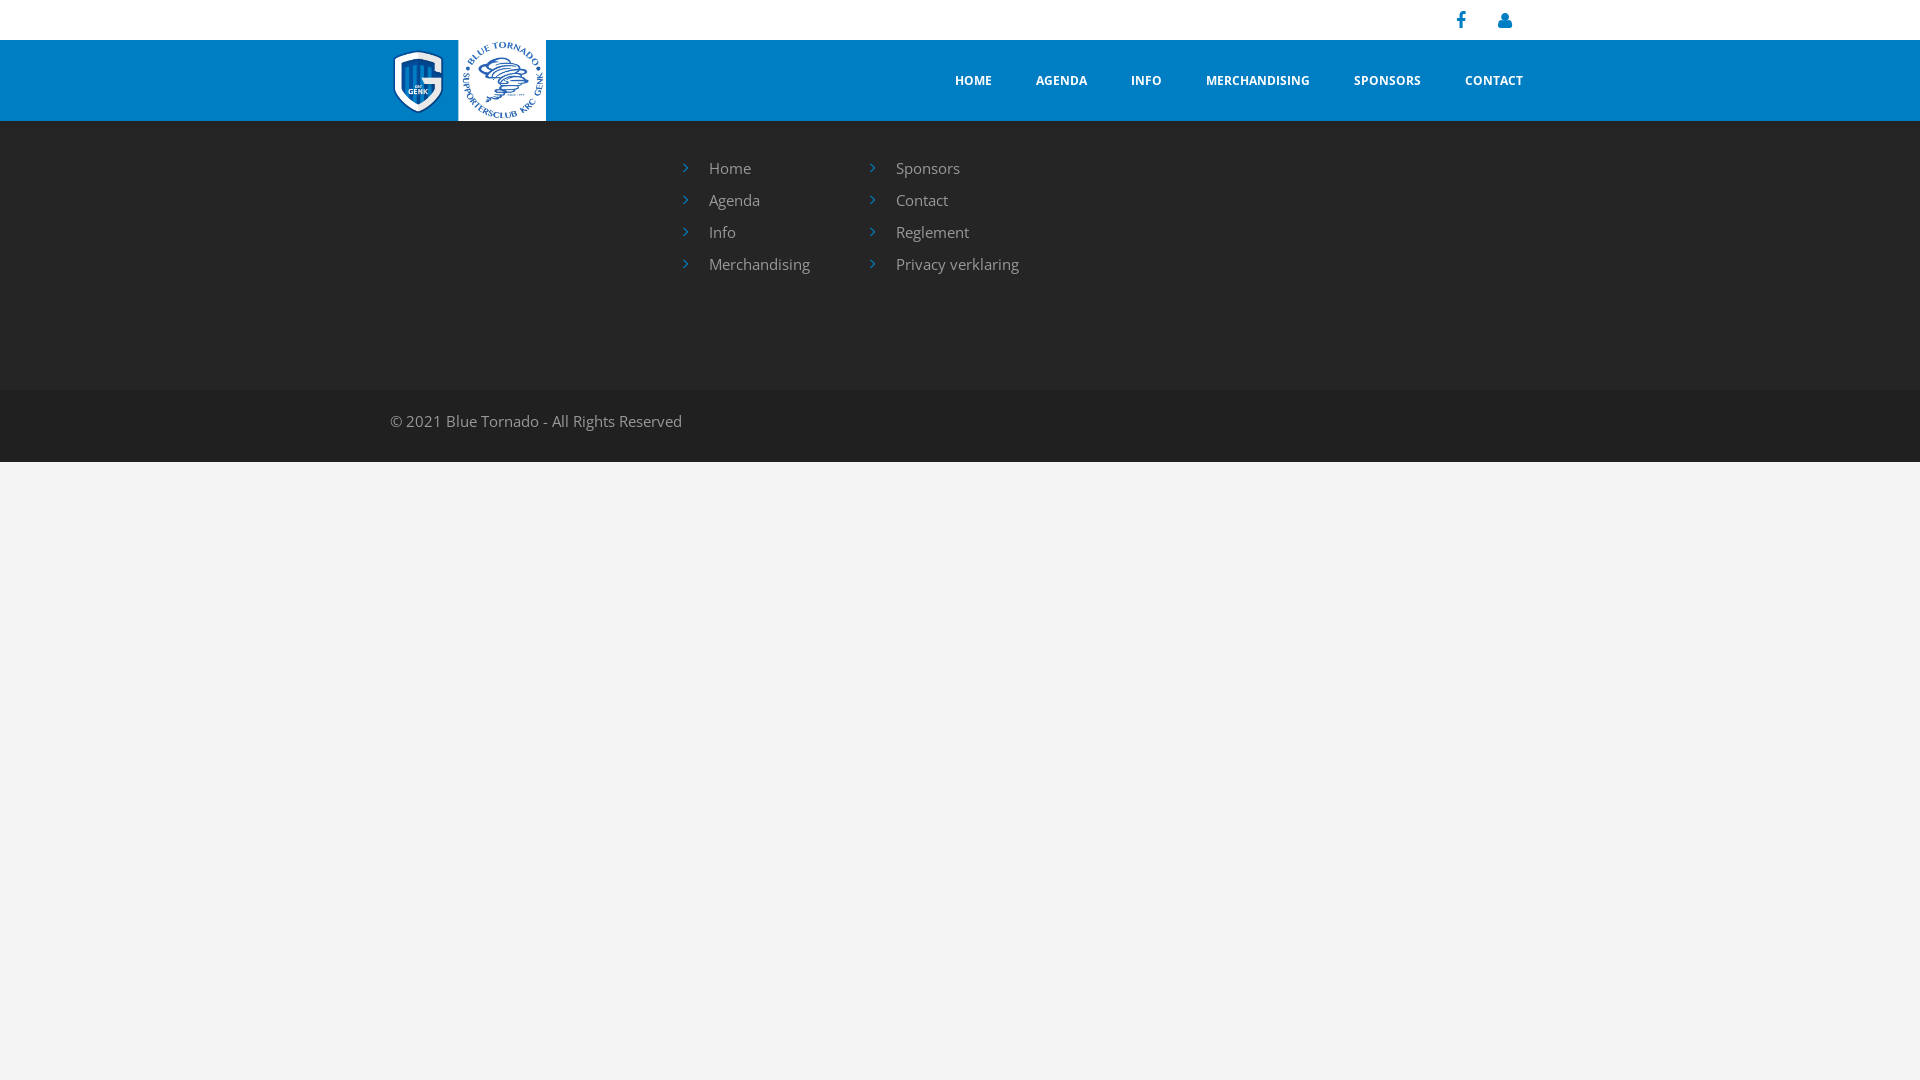 The image size is (1920, 1080). Describe the element at coordinates (973, 79) in the screenshot. I see `'HOME'` at that location.